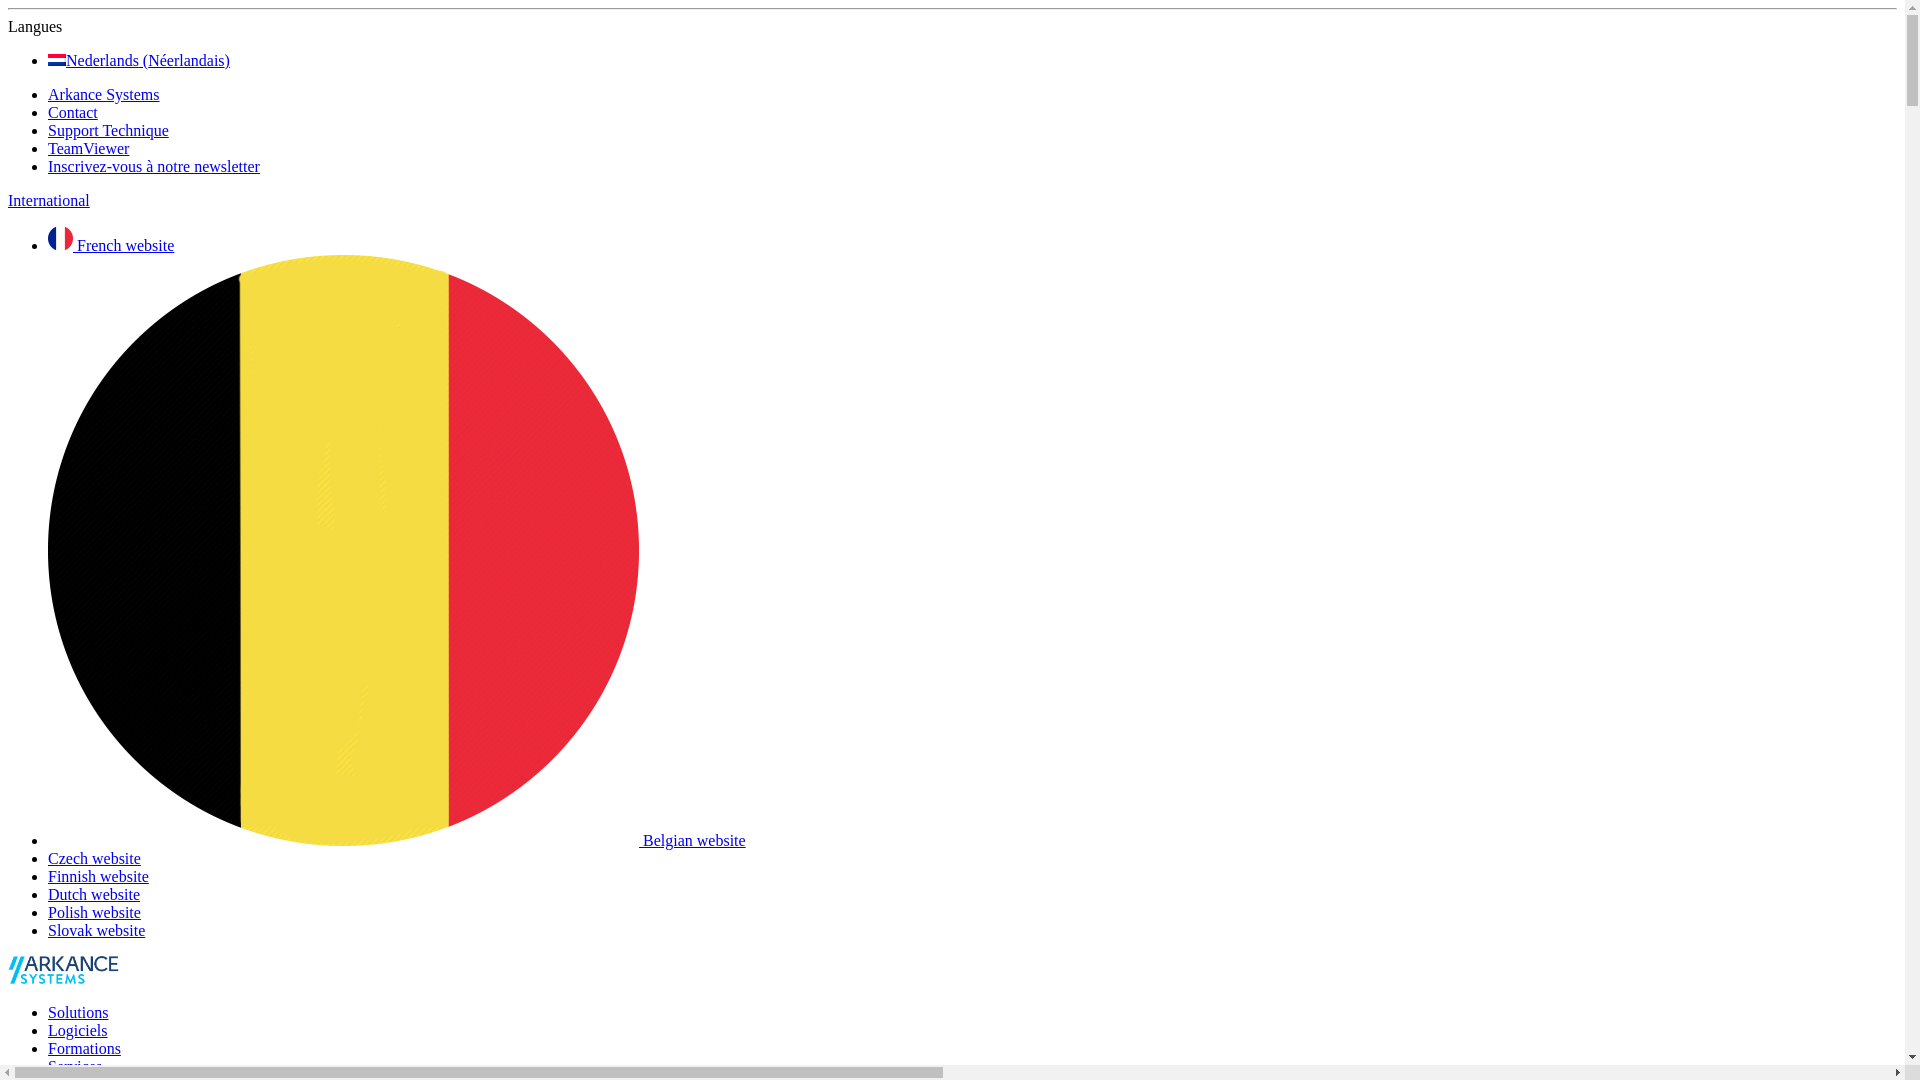  I want to click on 'Logiciels', so click(77, 1030).